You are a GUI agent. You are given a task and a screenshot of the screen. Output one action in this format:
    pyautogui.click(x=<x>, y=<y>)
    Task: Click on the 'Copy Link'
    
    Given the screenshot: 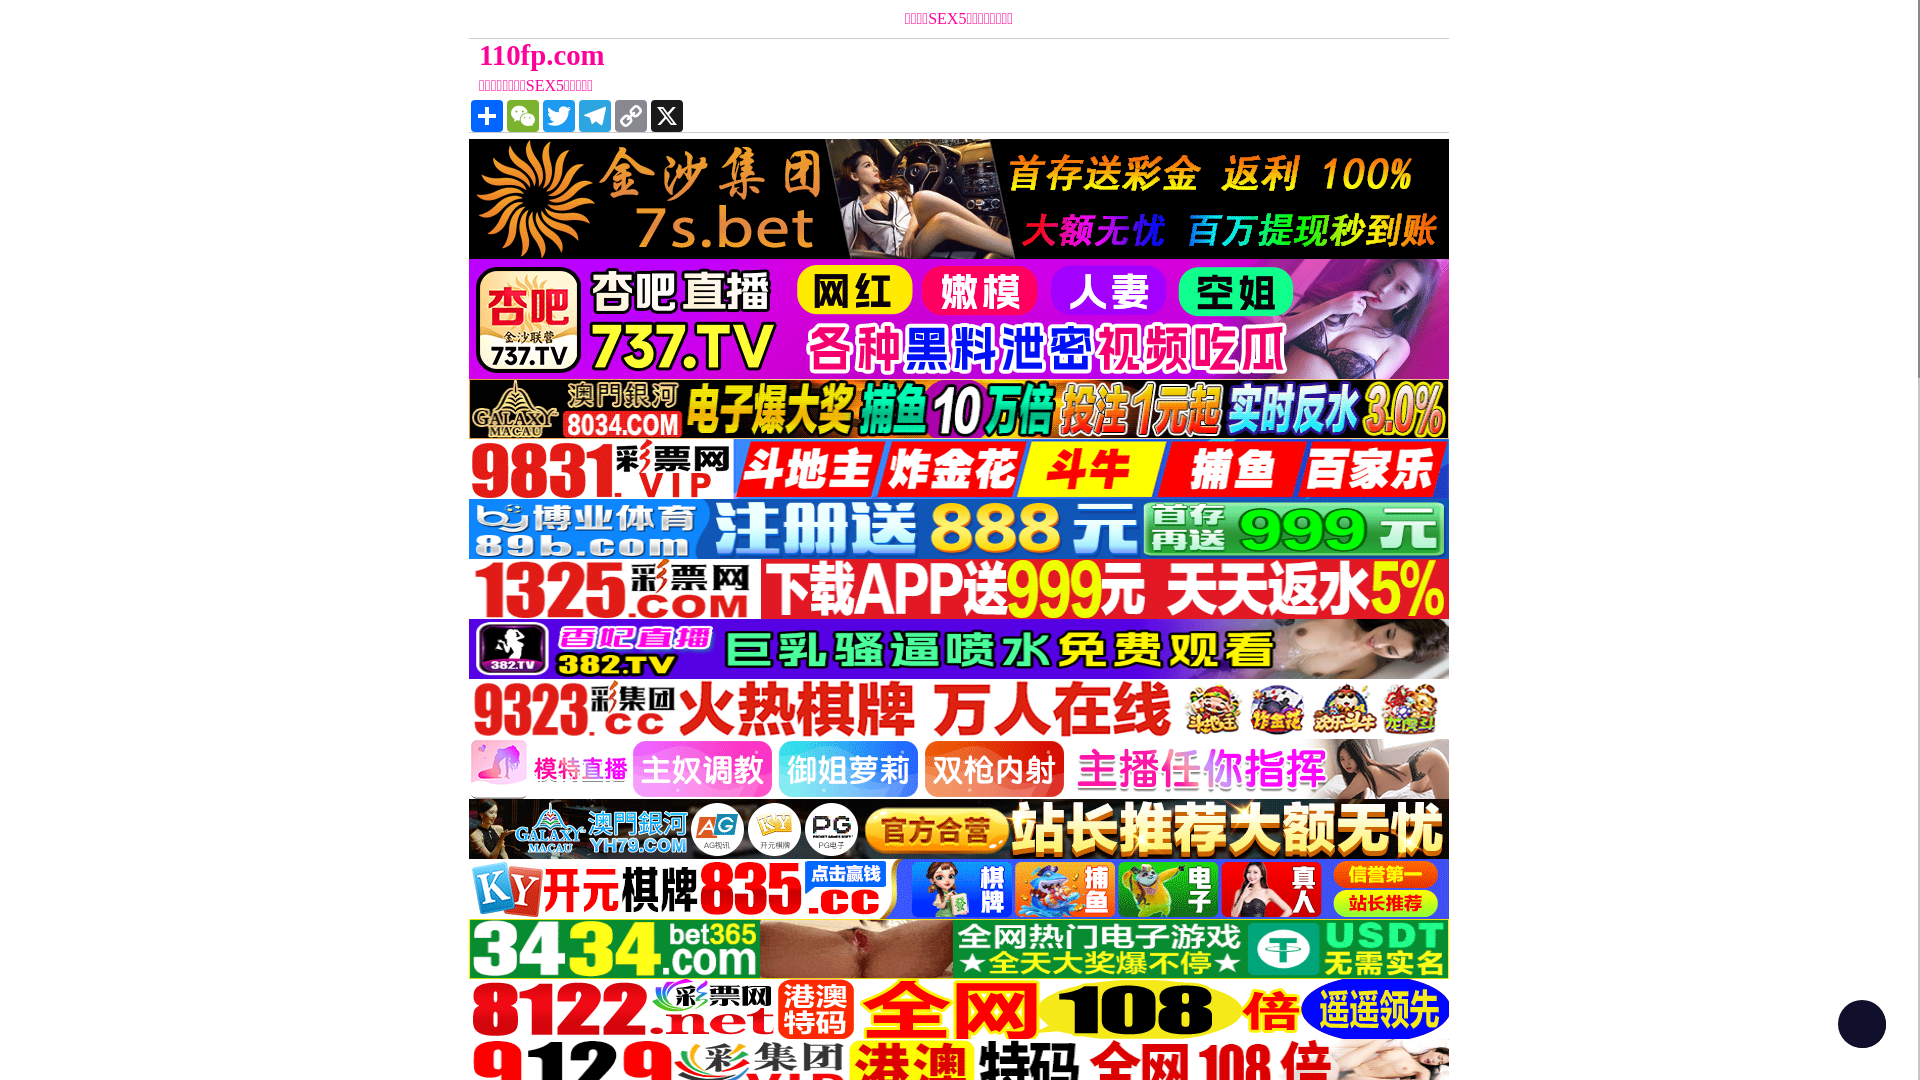 What is the action you would take?
    pyautogui.click(x=629, y=115)
    